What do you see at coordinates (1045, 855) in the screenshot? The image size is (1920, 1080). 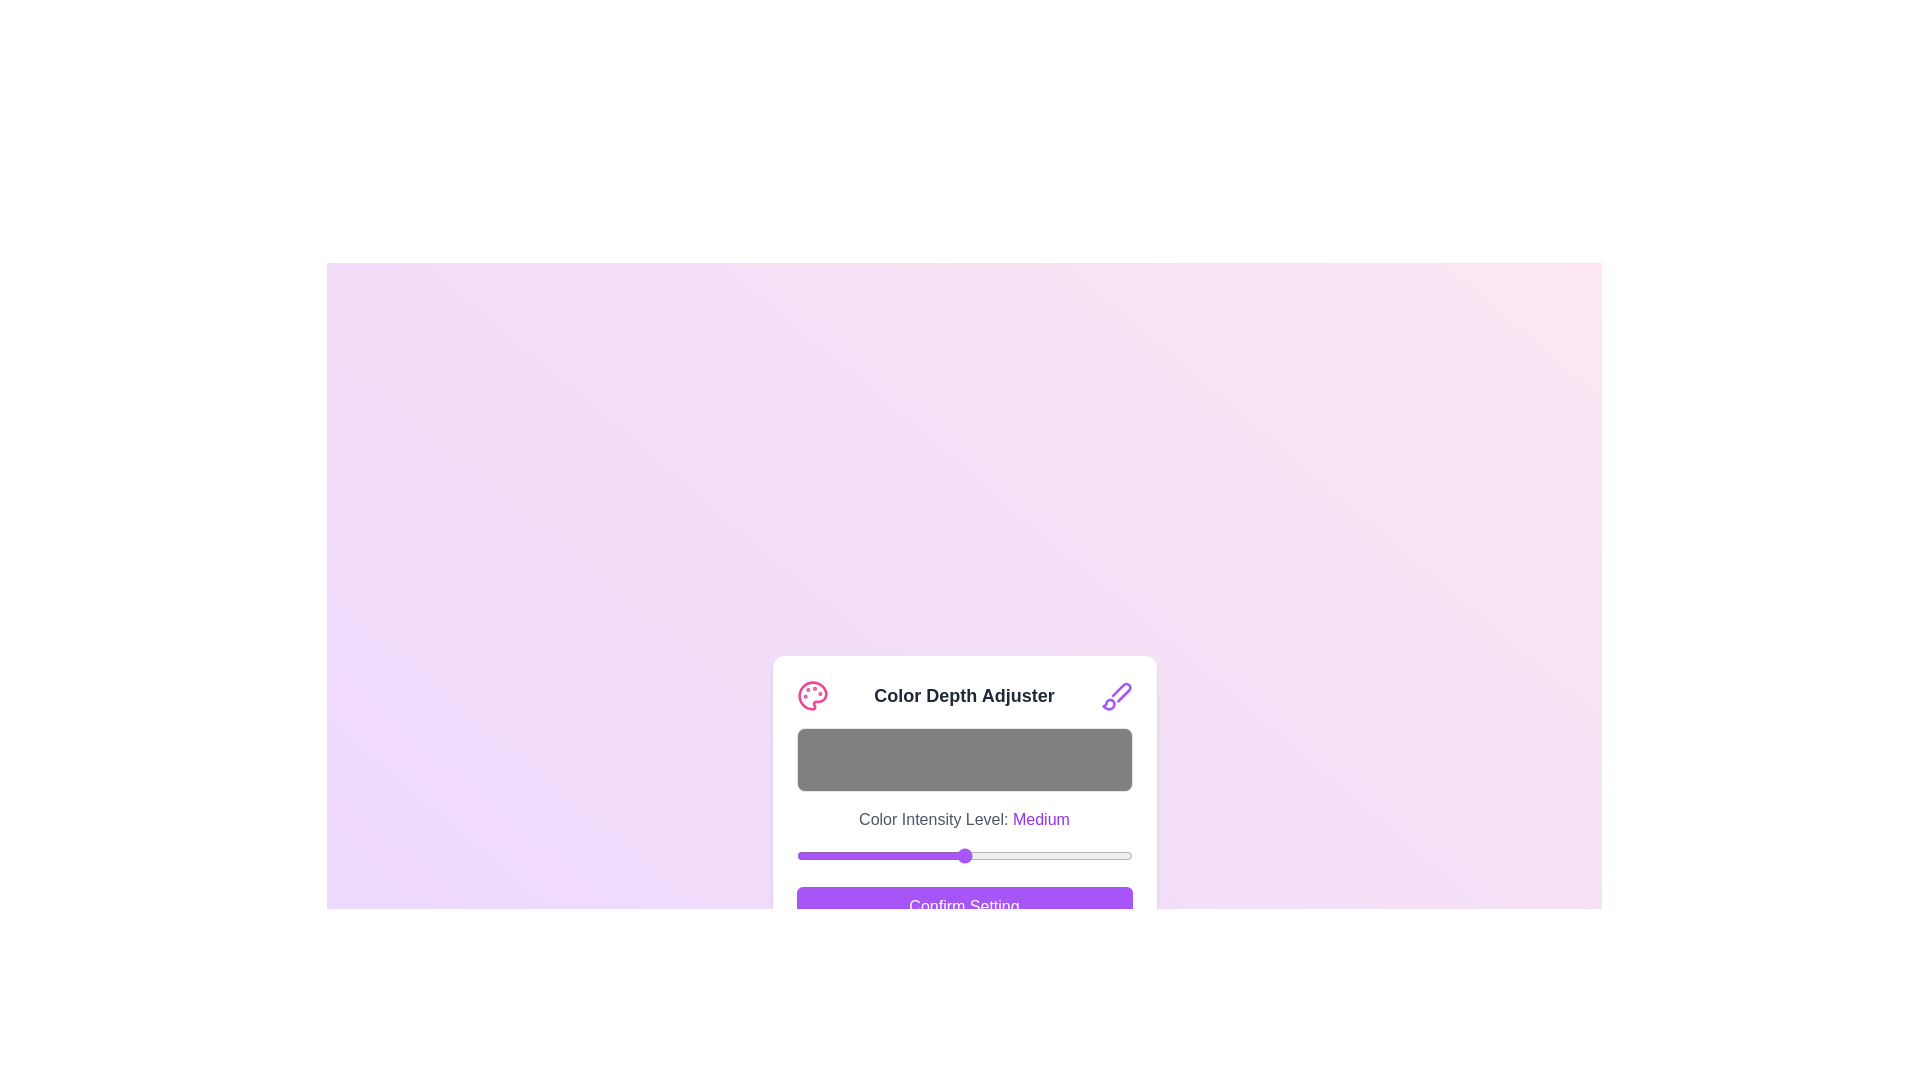 I see `the color intensity slider to 190 where 190 is a value between 0 and 255` at bounding box center [1045, 855].